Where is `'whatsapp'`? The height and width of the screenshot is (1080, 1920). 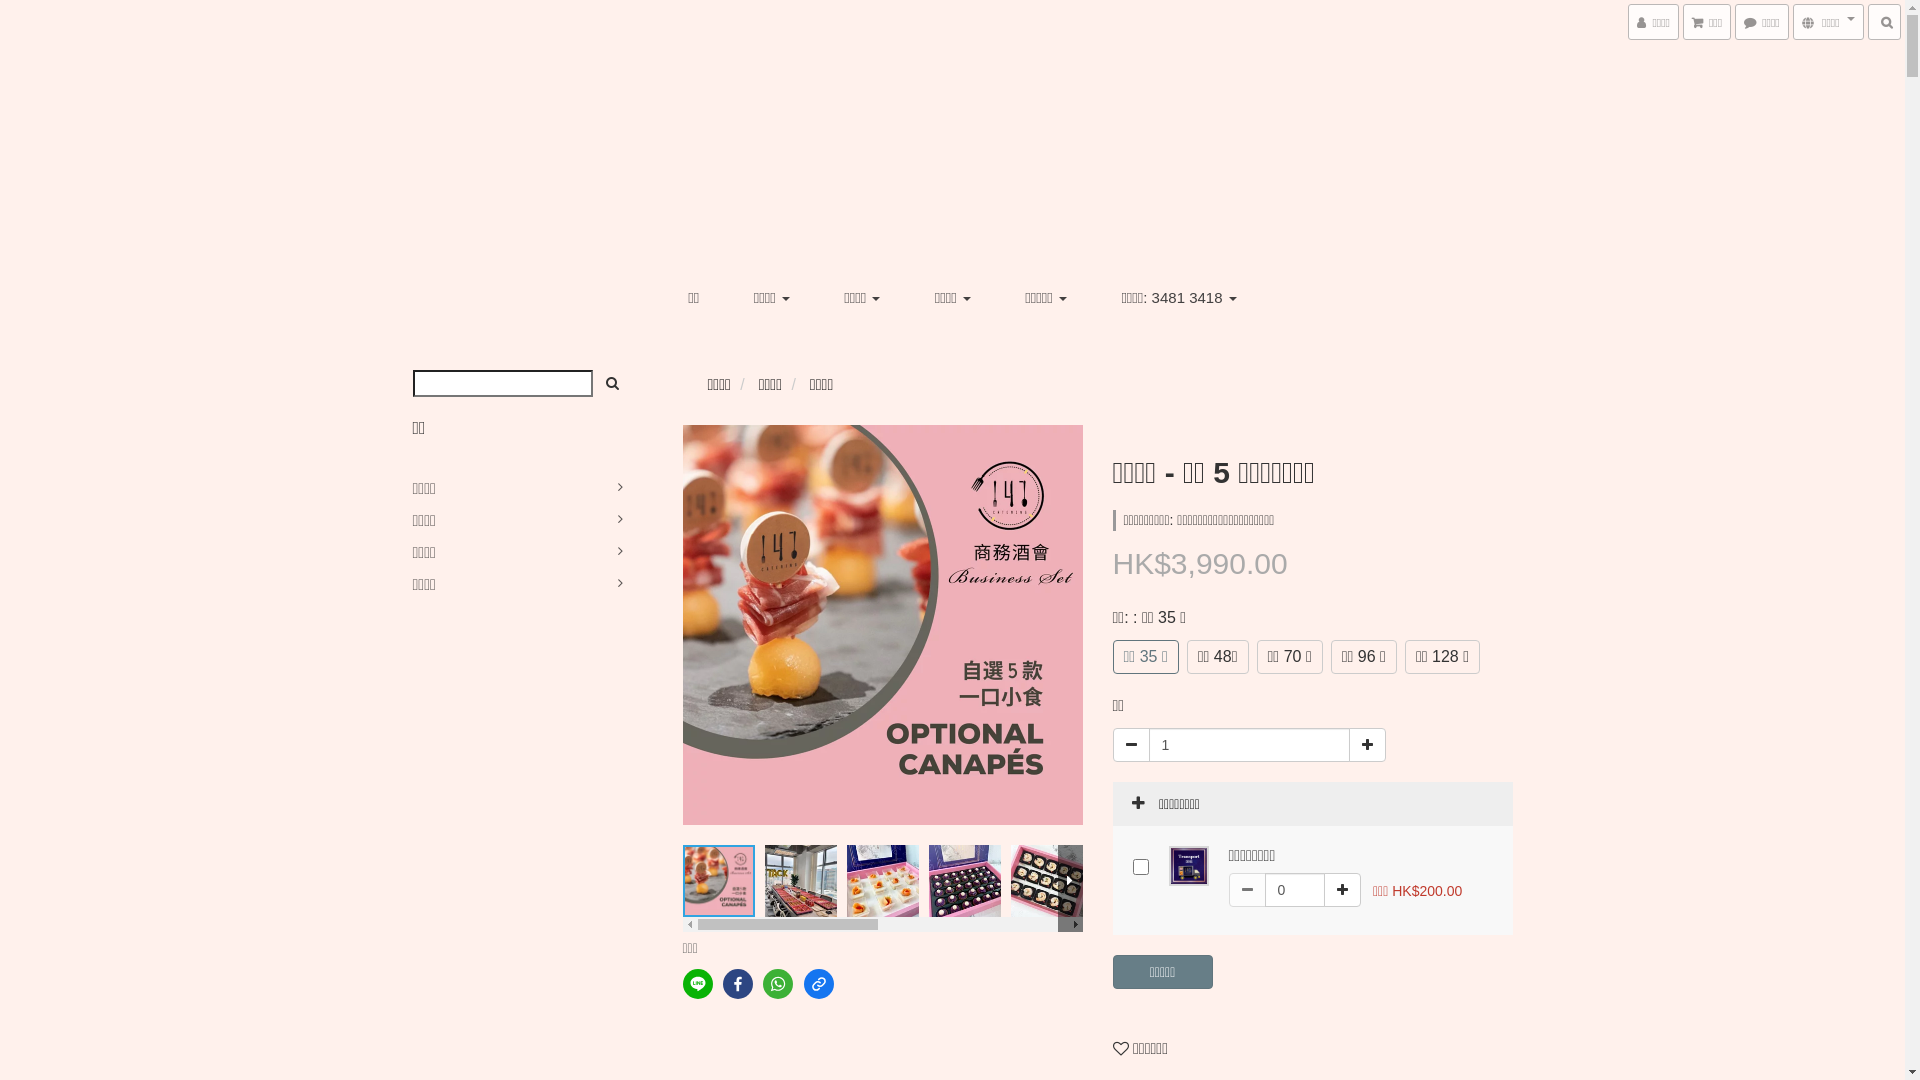 'whatsapp' is located at coordinates (762, 982).